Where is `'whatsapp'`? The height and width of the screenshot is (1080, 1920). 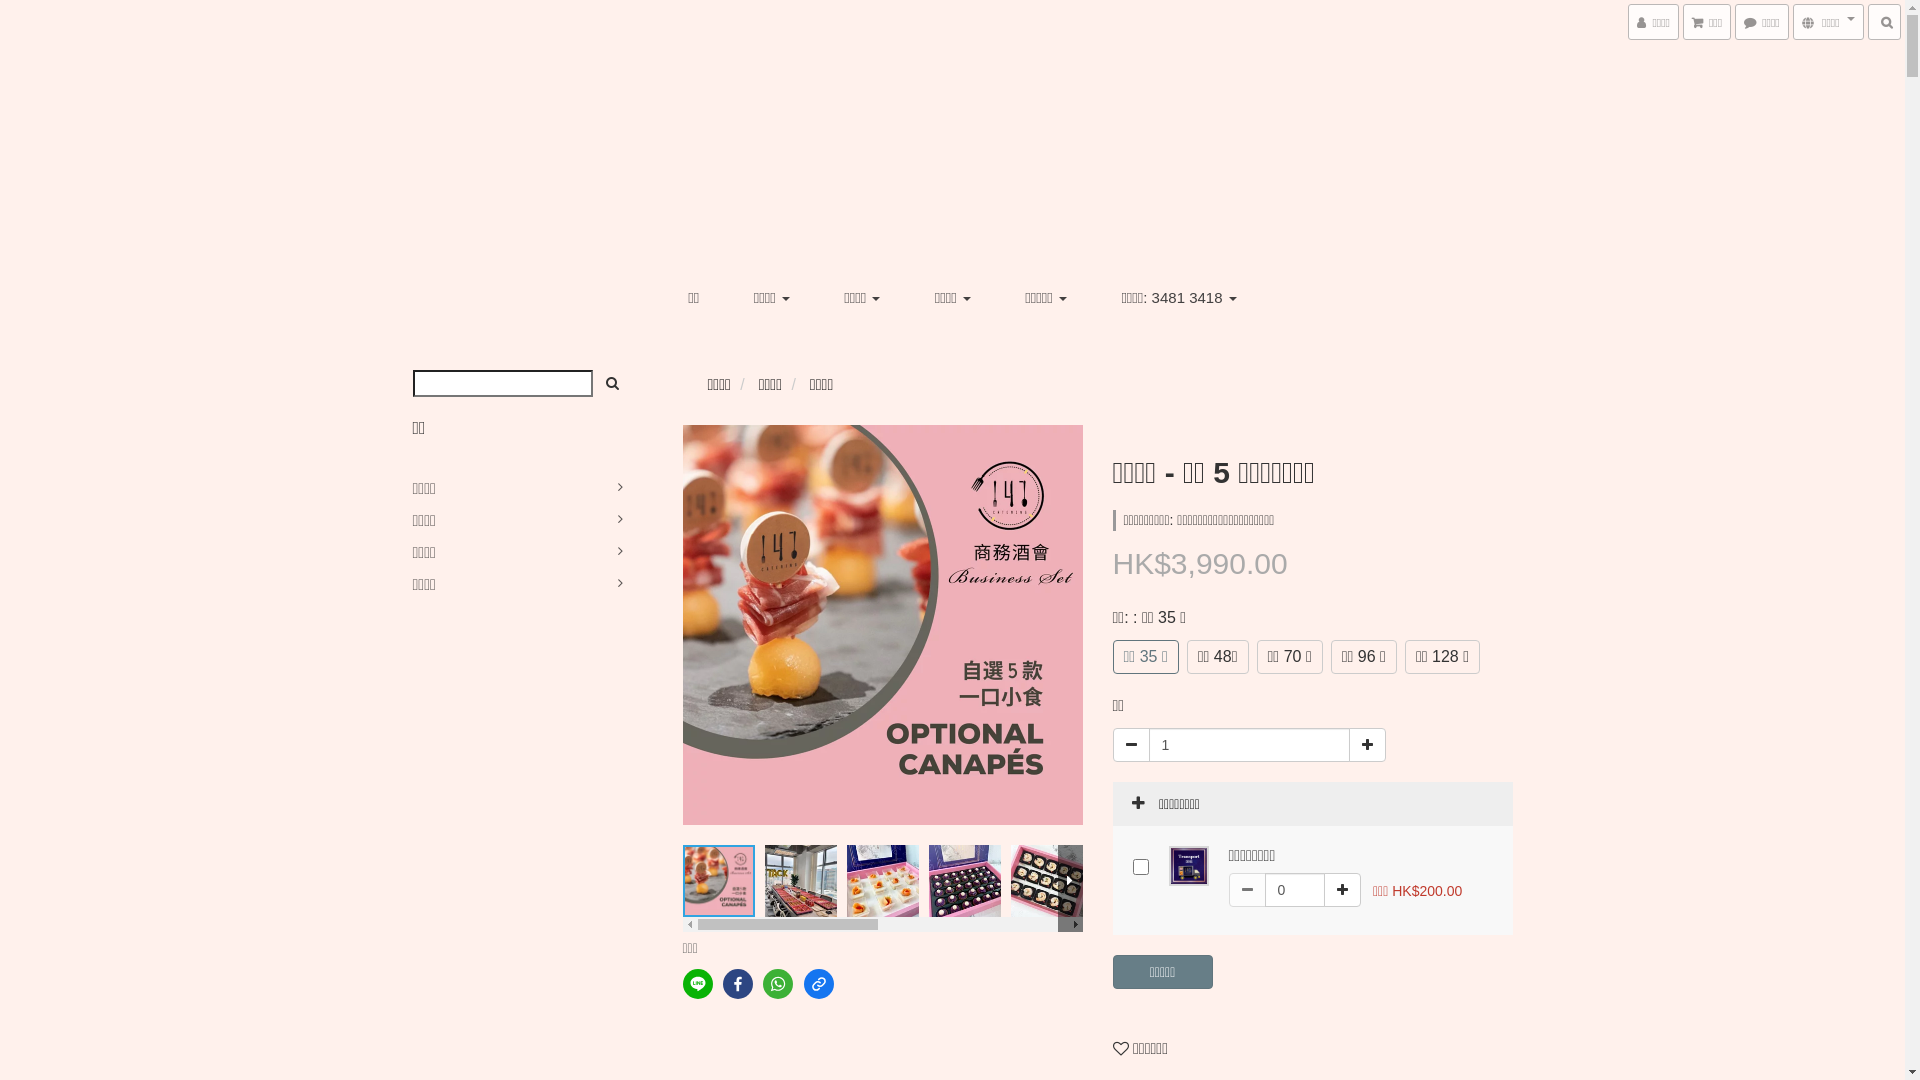 'whatsapp' is located at coordinates (762, 982).